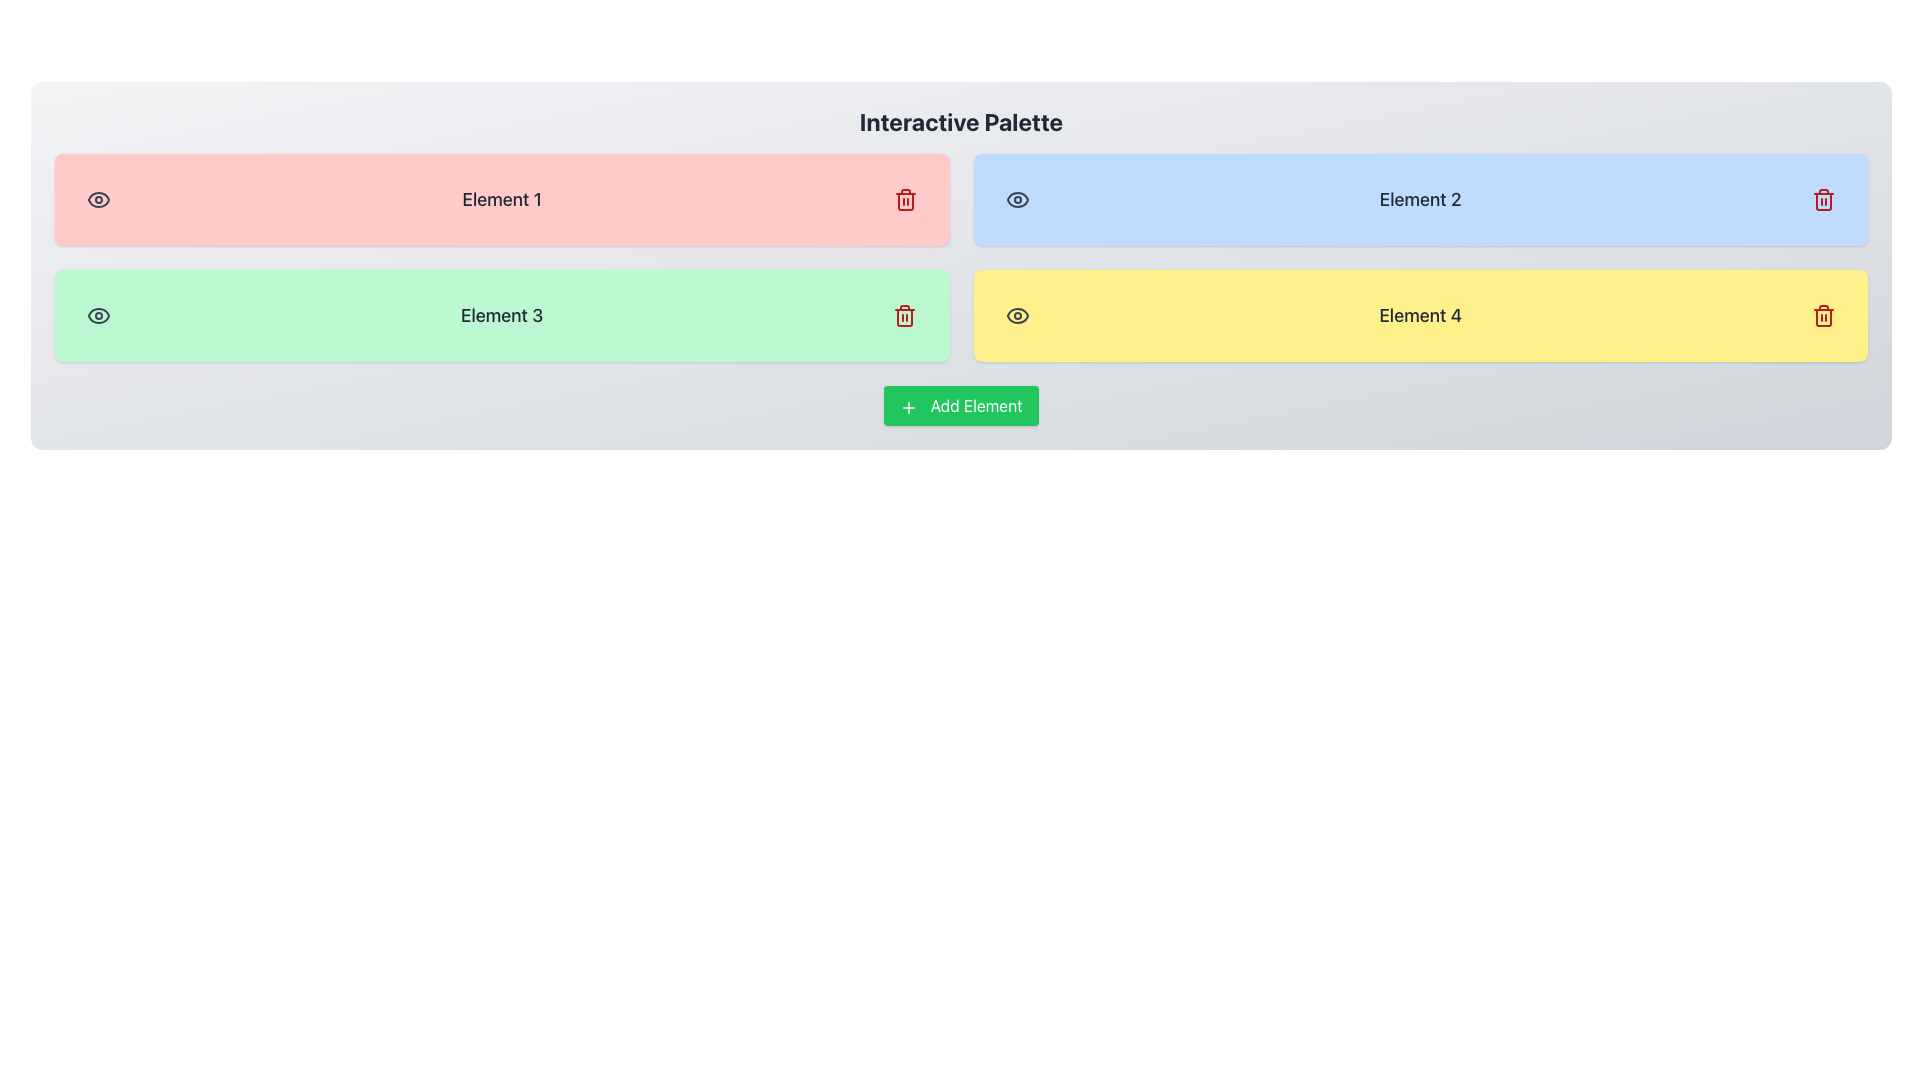  I want to click on the outer contour of the visibility icon located at the left side of the red-colored 'Element 1' module in the 'Interactive Palette' interface, so click(98, 200).